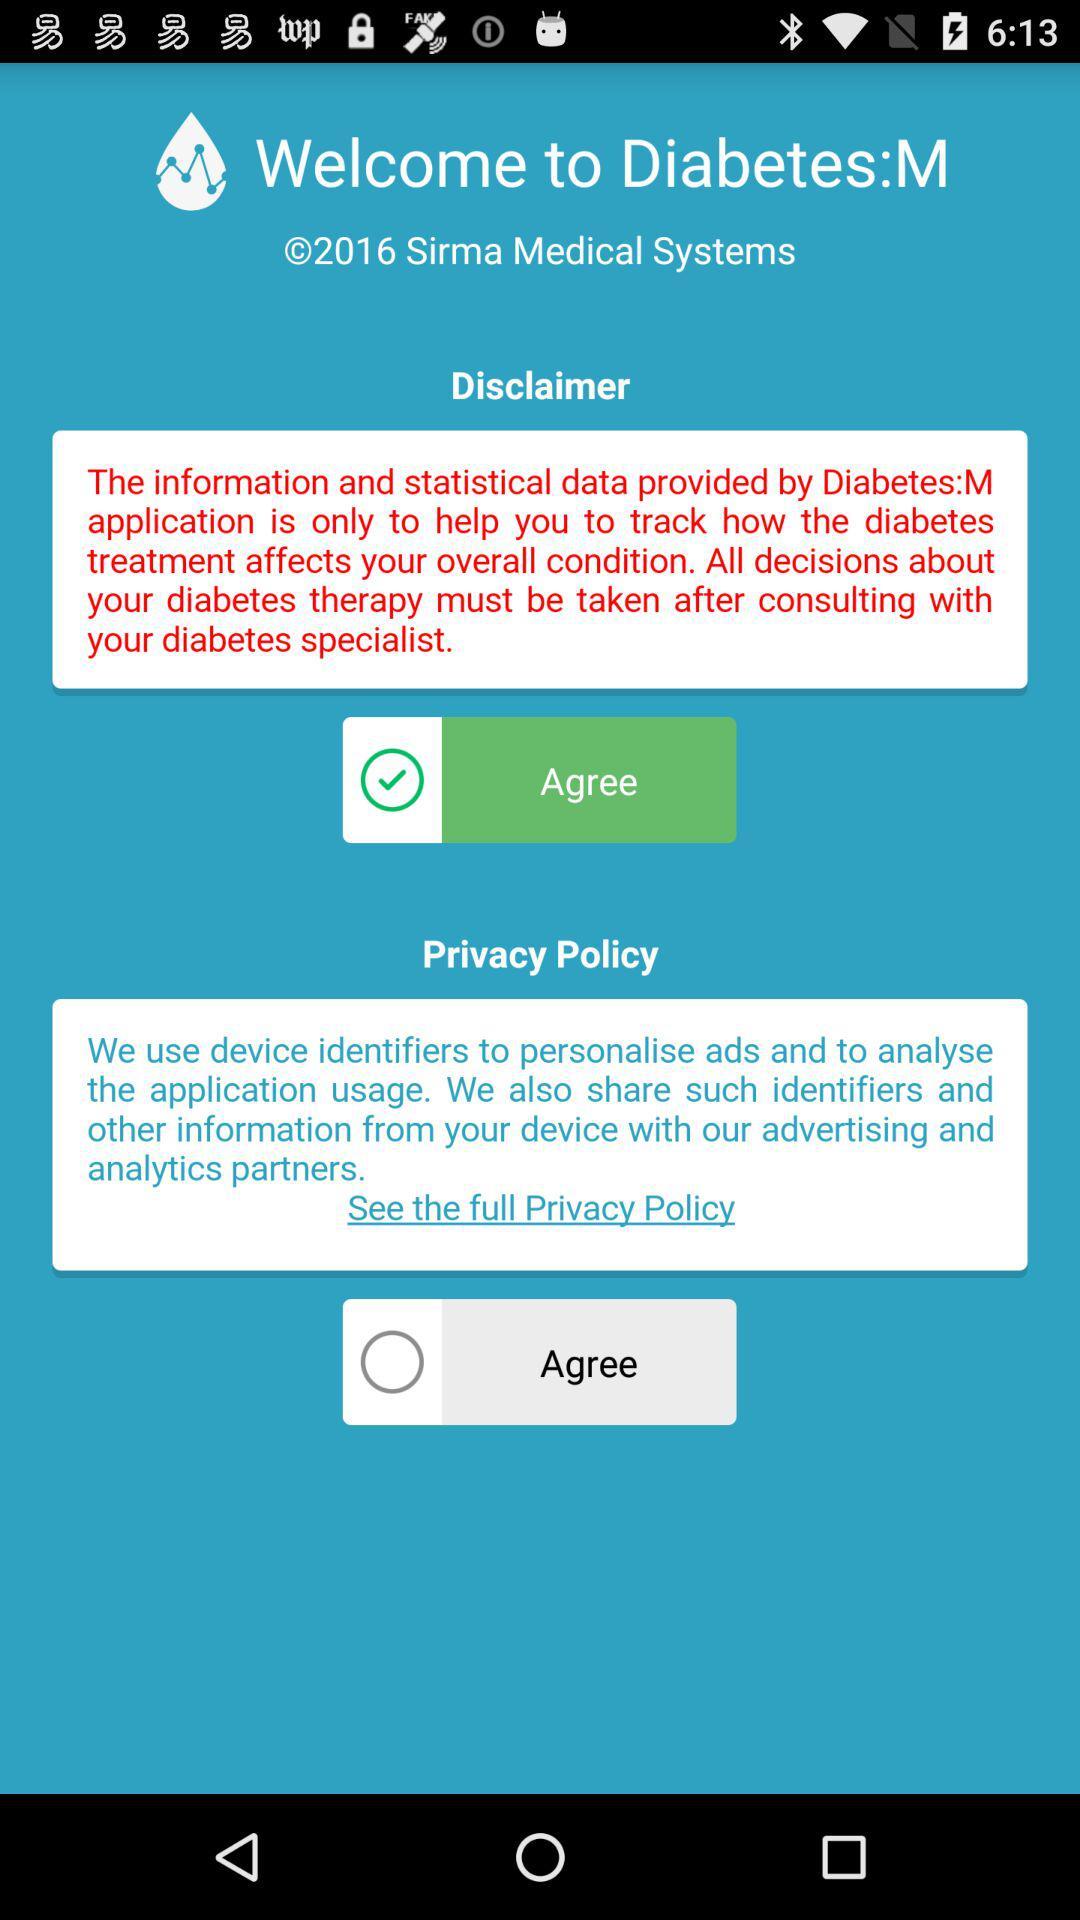 The image size is (1080, 1920). I want to click on the article, so click(540, 1138).